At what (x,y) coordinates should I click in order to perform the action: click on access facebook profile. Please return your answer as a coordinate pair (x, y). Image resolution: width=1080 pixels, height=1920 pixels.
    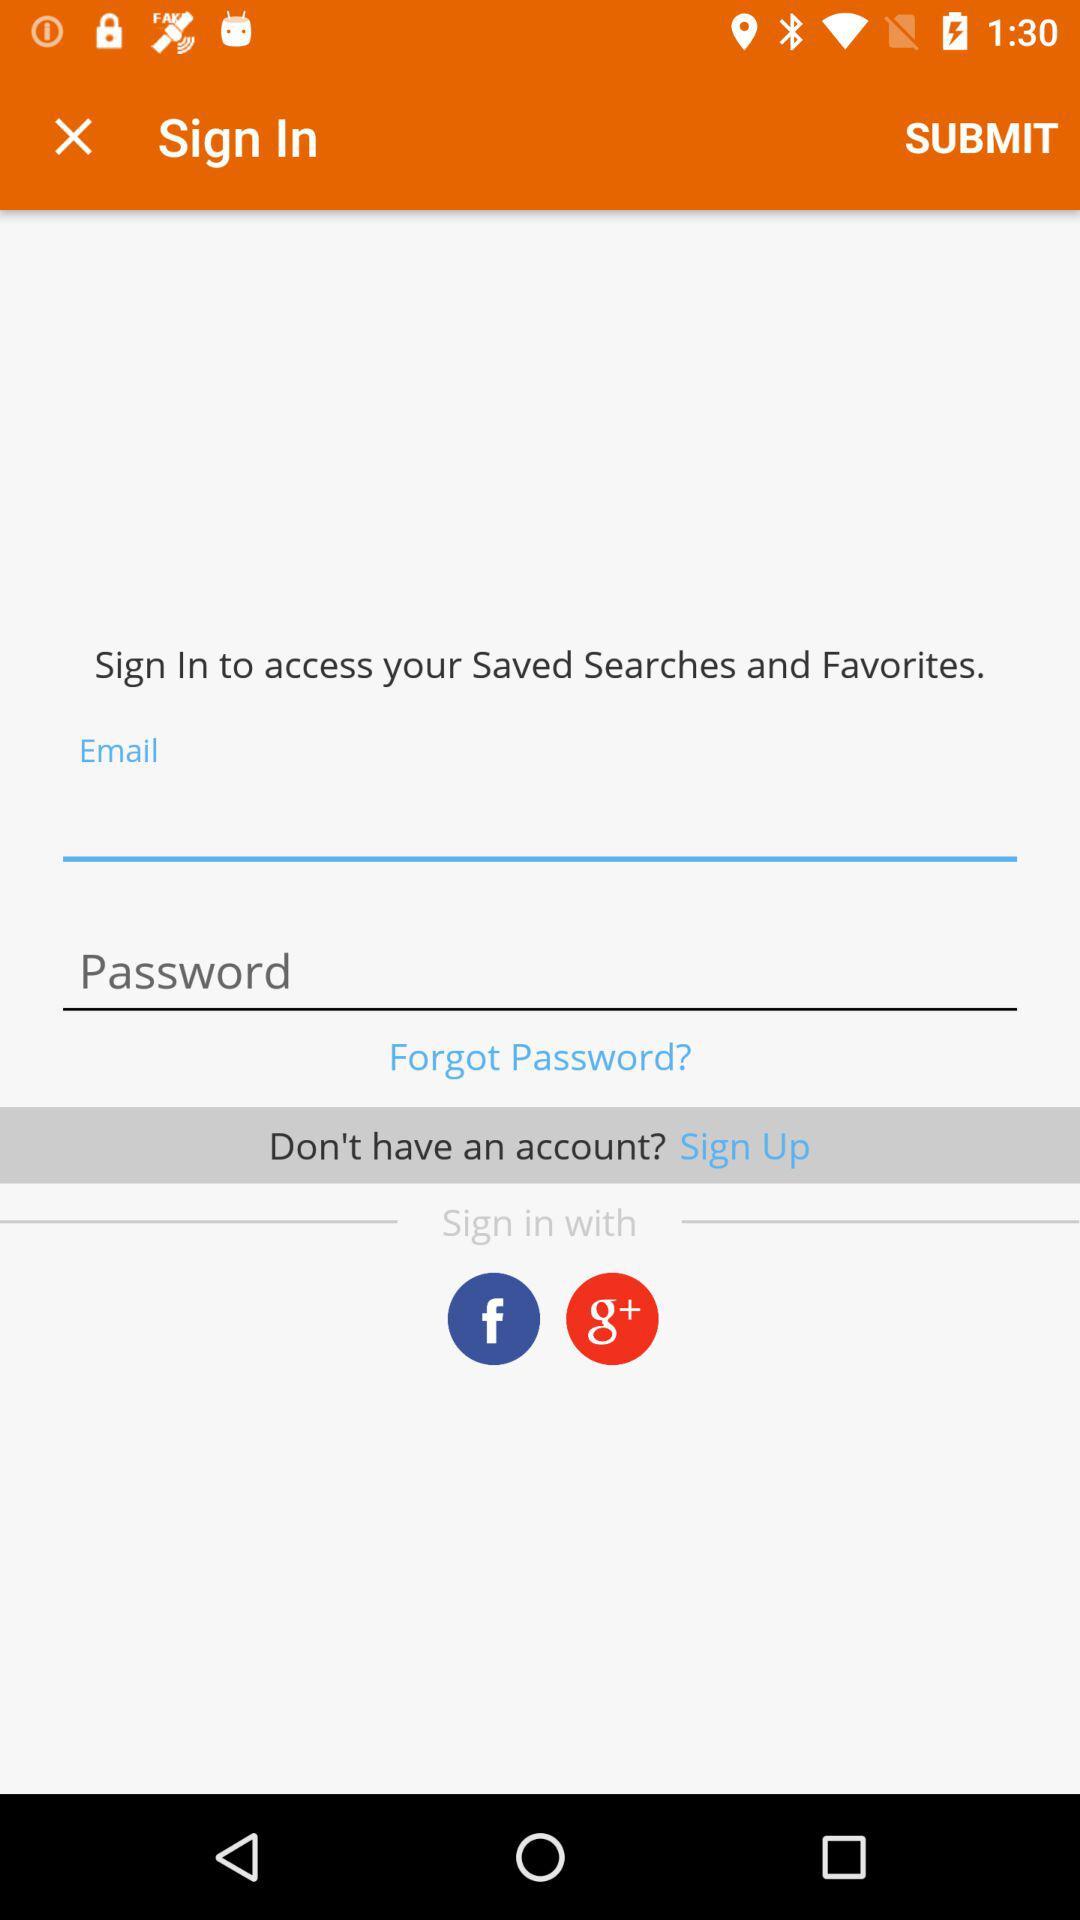
    Looking at the image, I should click on (493, 1318).